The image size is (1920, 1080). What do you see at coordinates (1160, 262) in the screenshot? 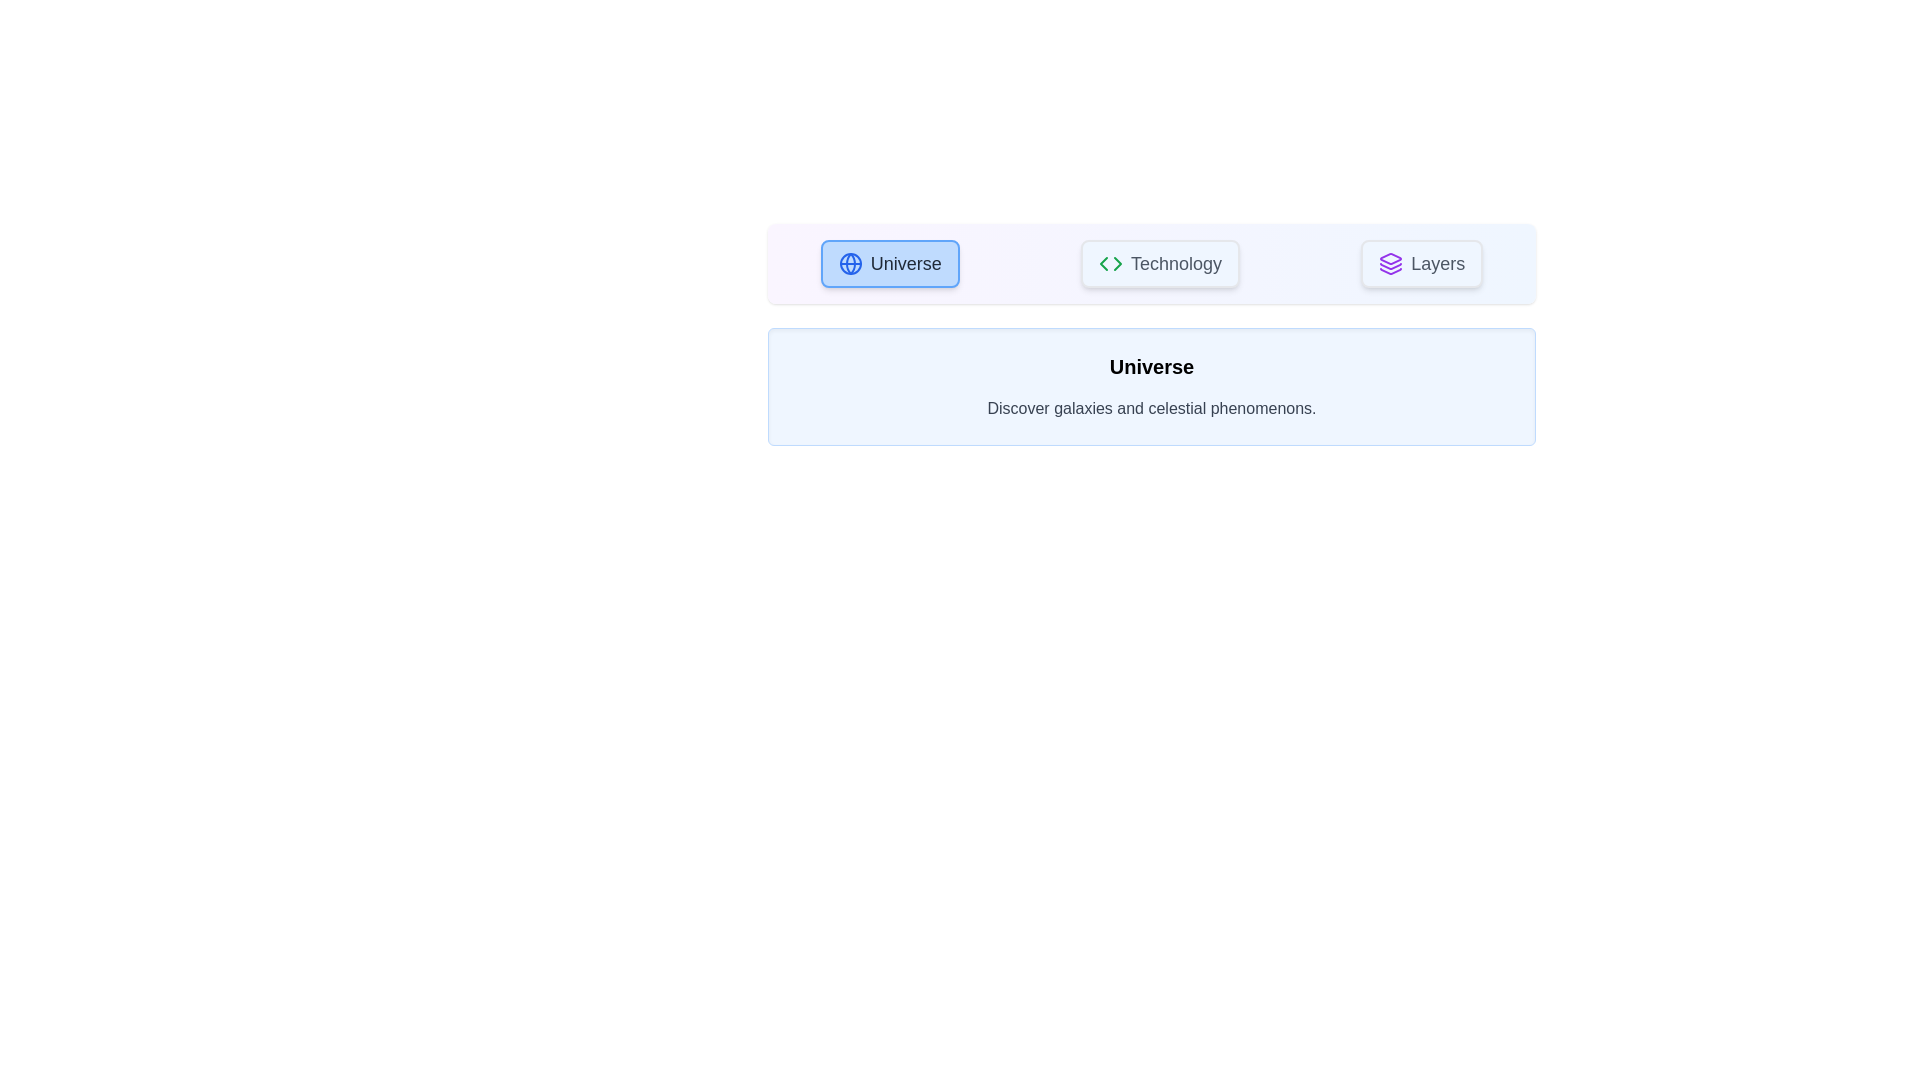
I see `the Technology tab to view its content` at bounding box center [1160, 262].